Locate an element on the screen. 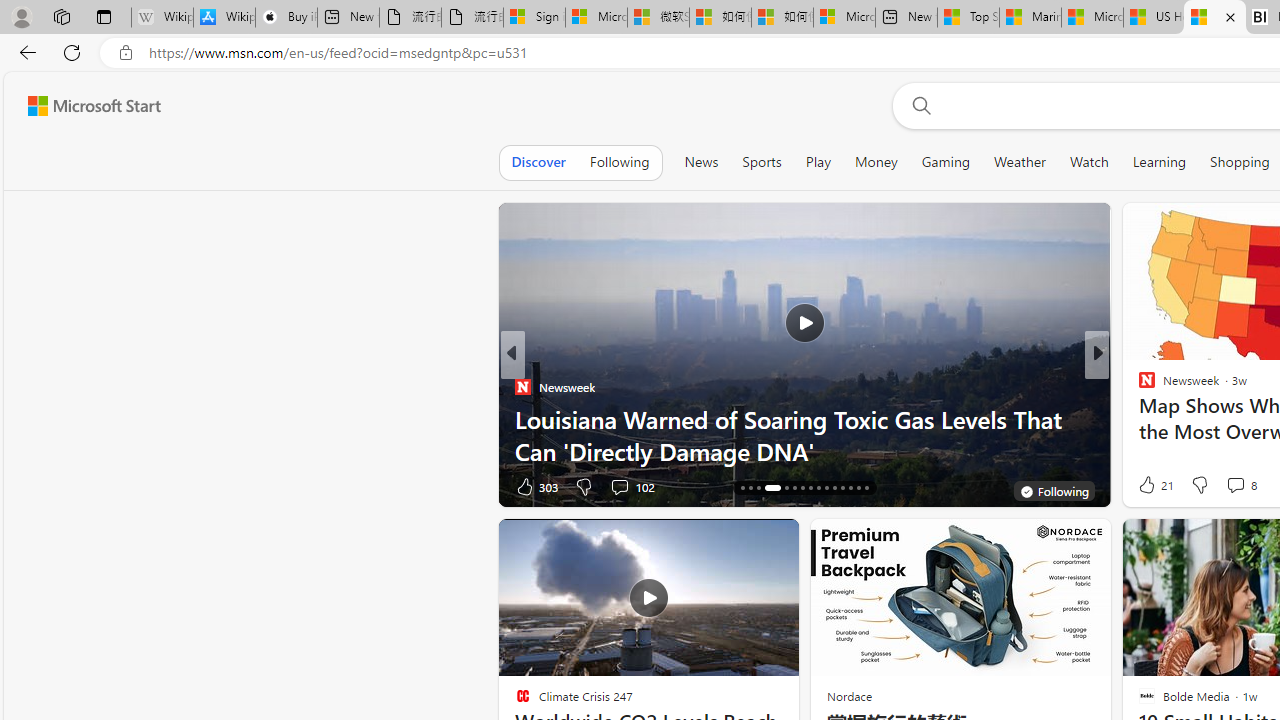 The height and width of the screenshot is (720, 1280). 'AutomationID: tab-17' is located at coordinates (749, 488).